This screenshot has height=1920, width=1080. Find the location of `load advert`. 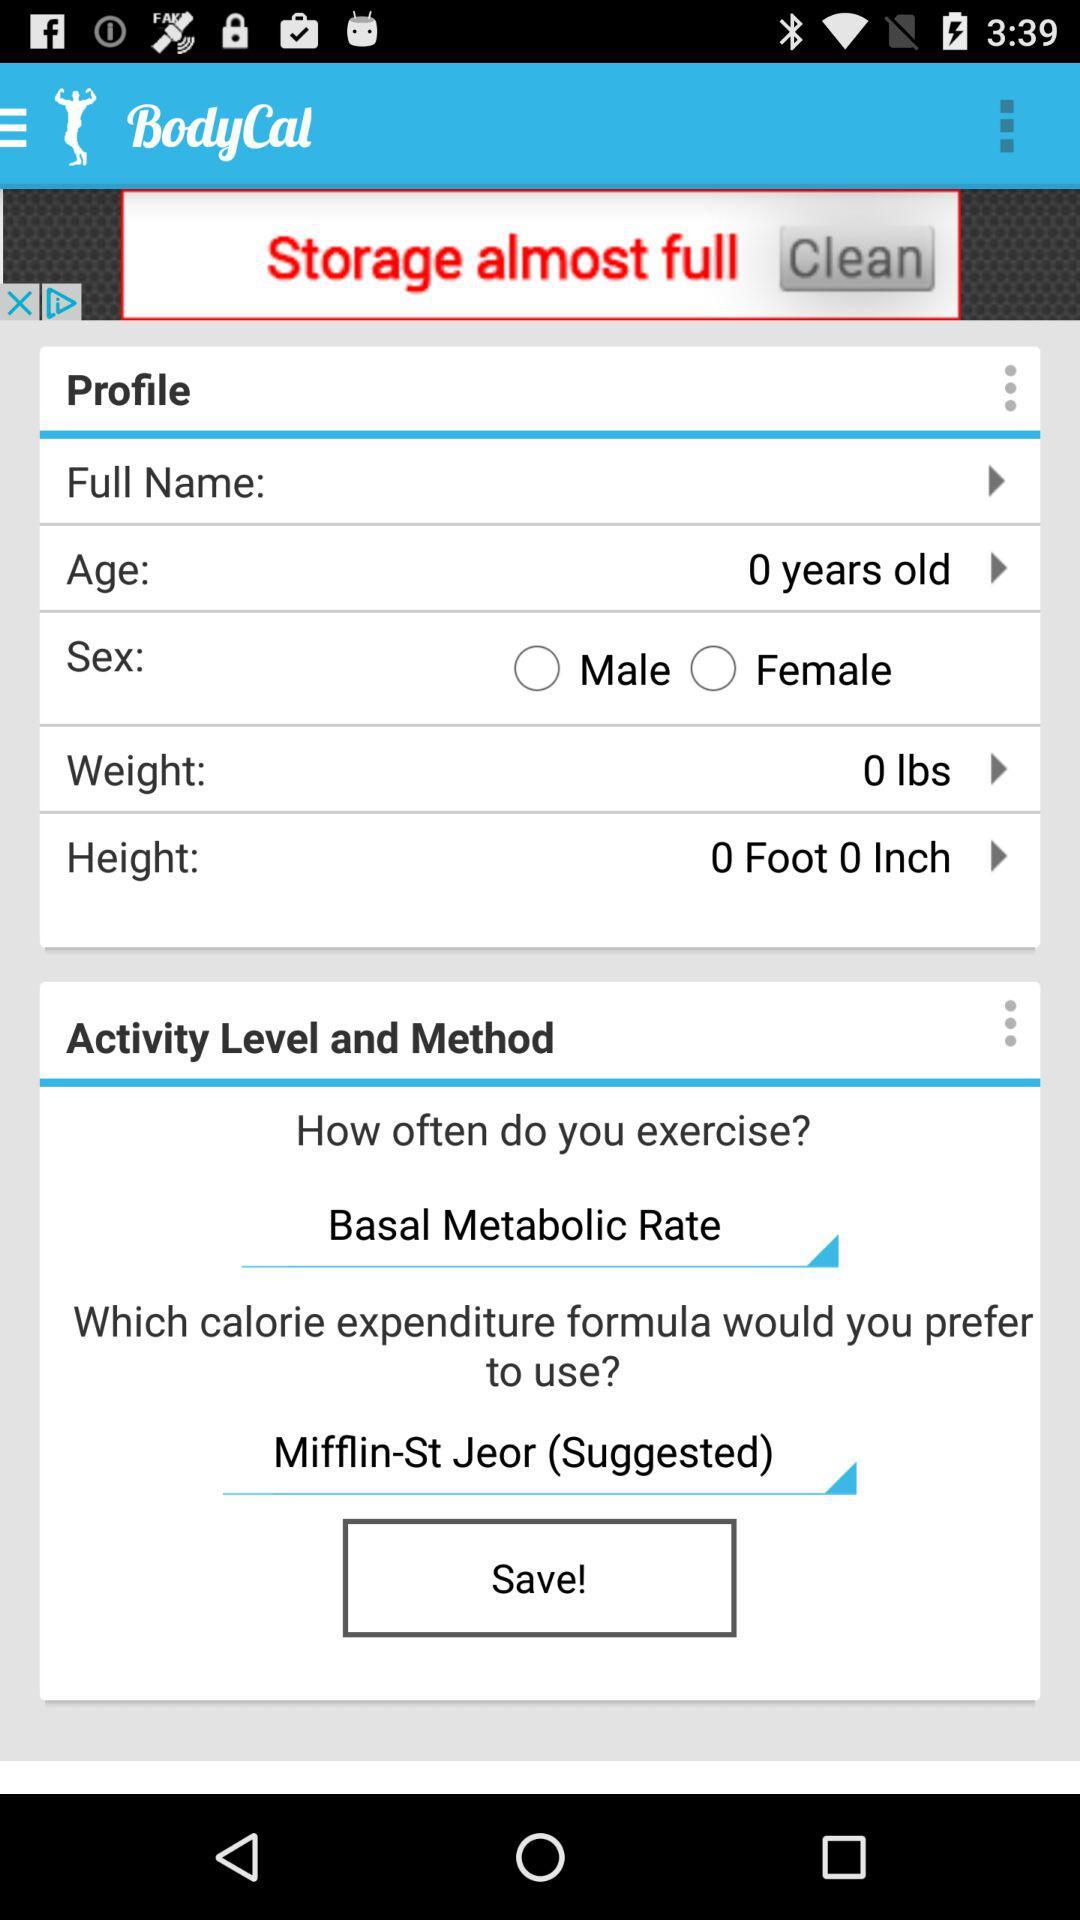

load advert is located at coordinates (540, 253).